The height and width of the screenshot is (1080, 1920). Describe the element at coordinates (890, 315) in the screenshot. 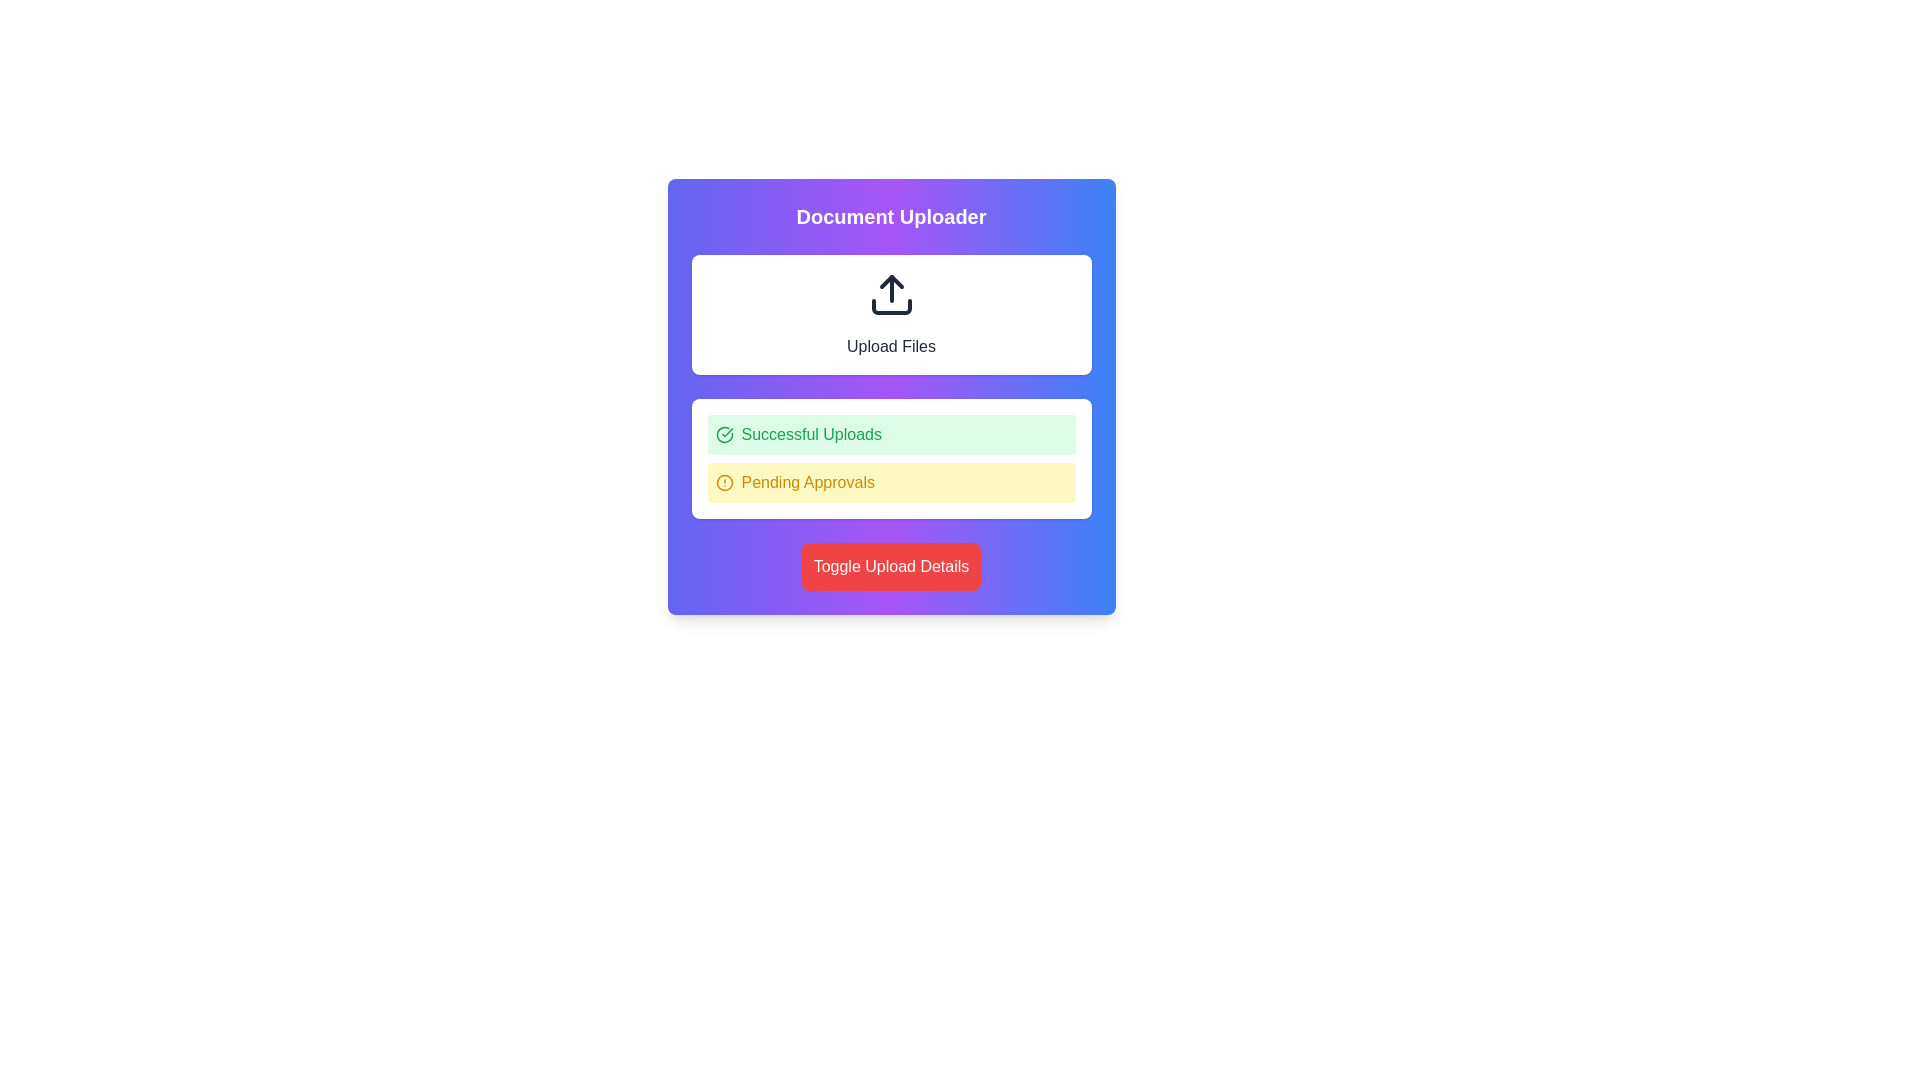

I see `the button-like interface below the title 'Document Uploader' to initiate the file upload process` at that location.